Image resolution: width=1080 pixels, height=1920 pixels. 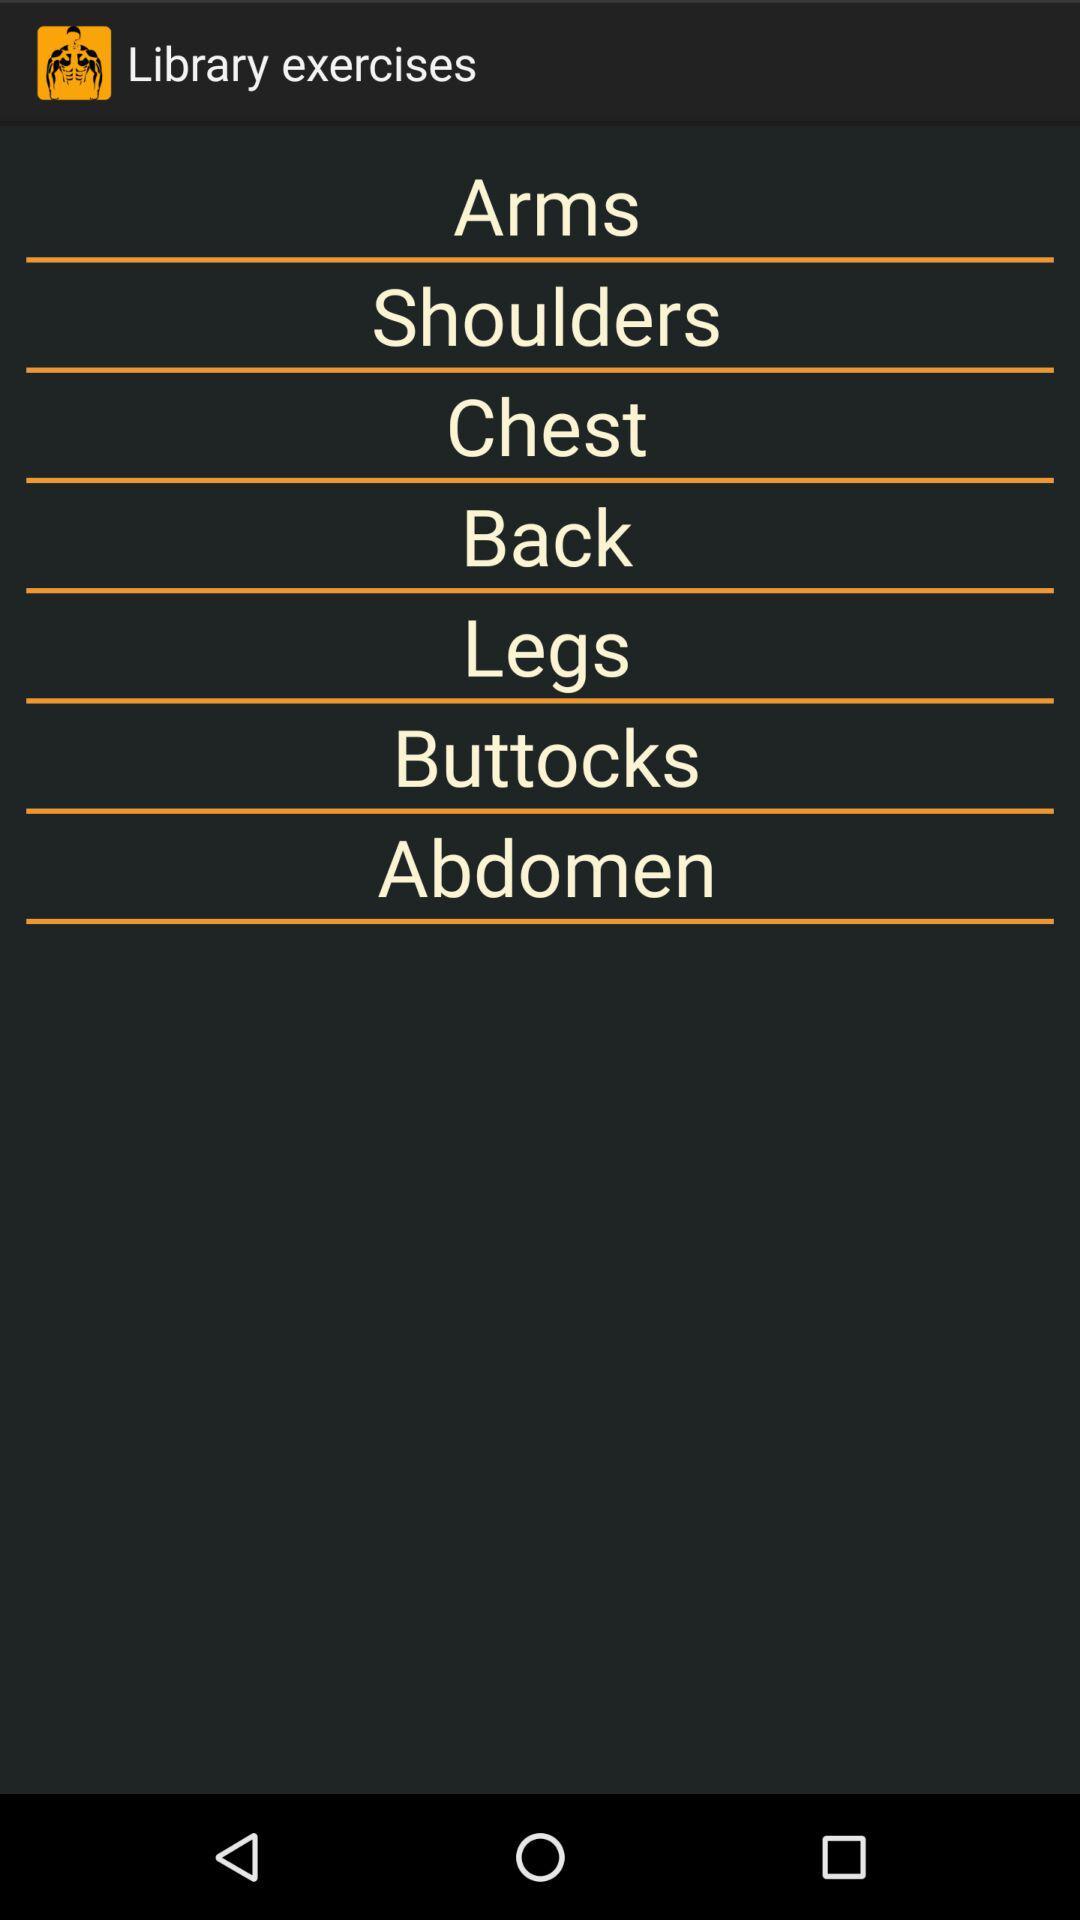 I want to click on the item below the back, so click(x=540, y=645).